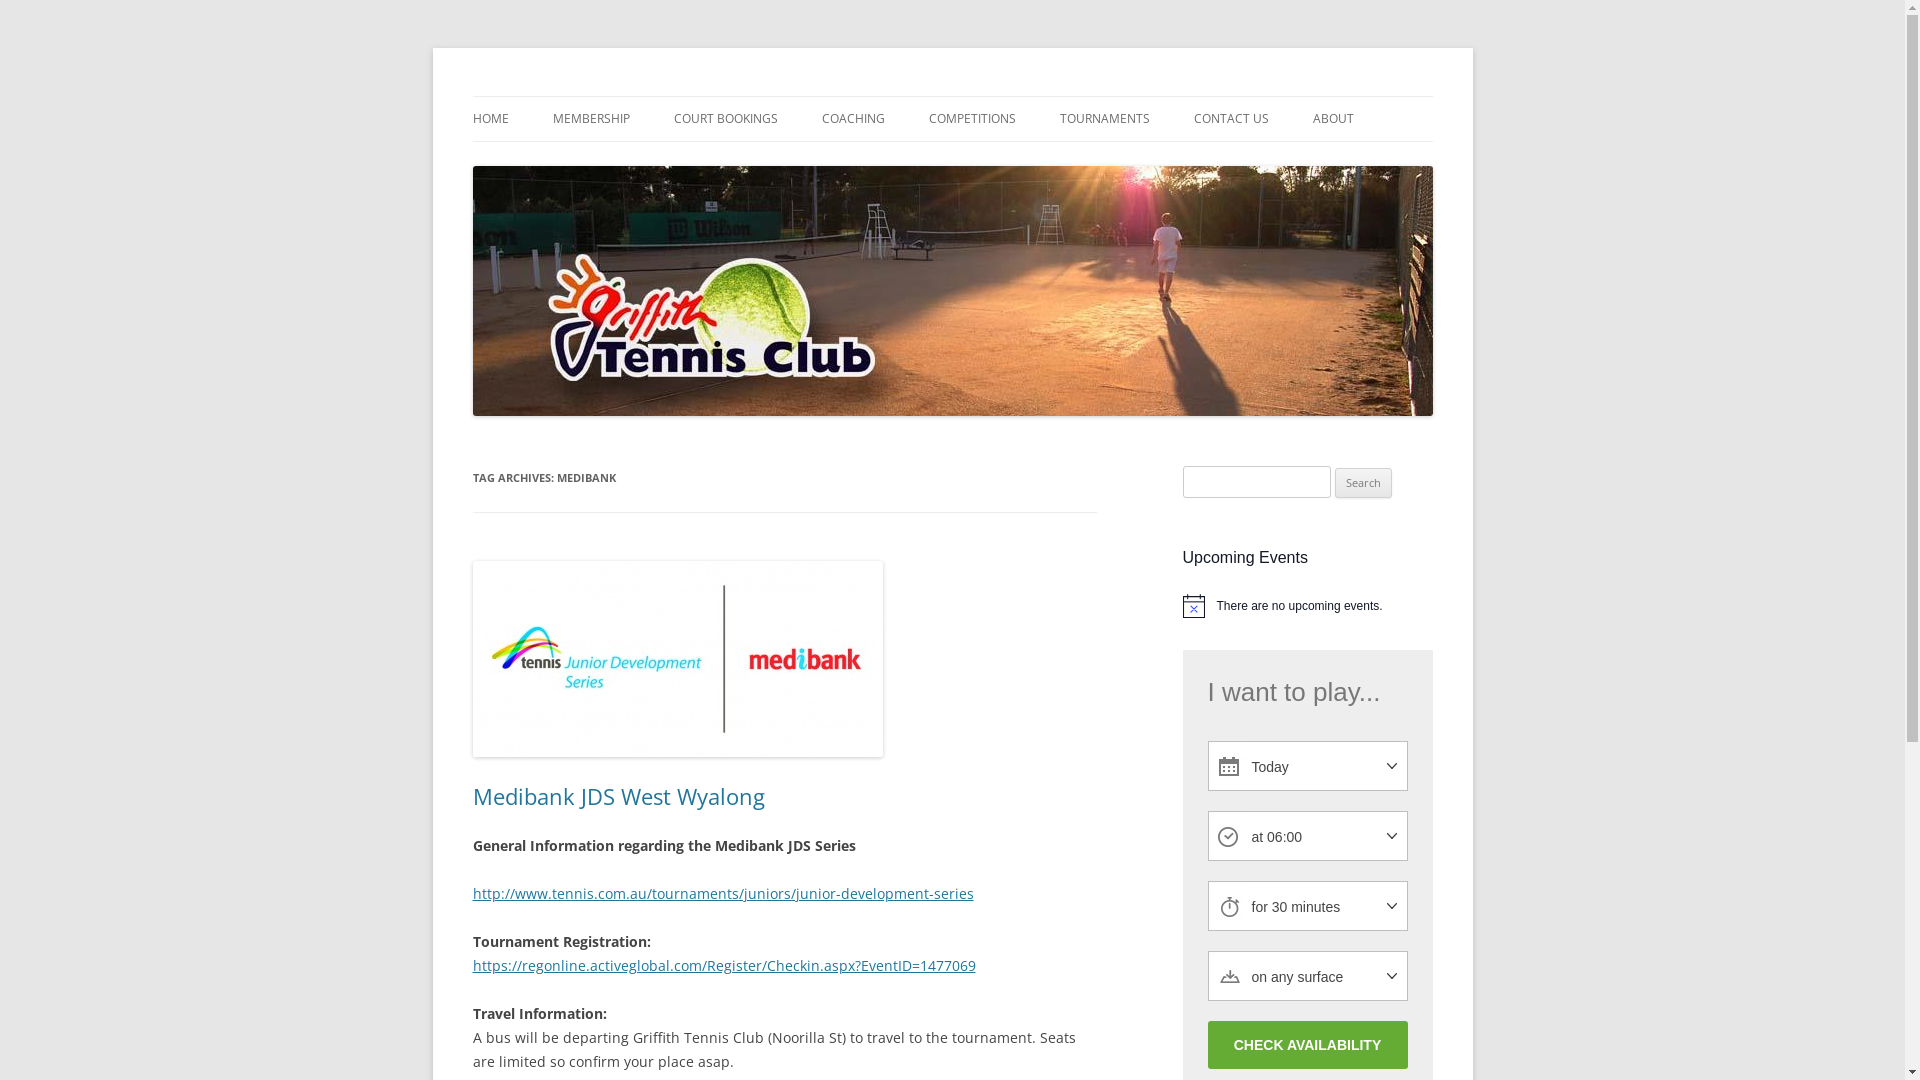 Image resolution: width=1920 pixels, height=1080 pixels. Describe the element at coordinates (489, 119) in the screenshot. I see `'HOME'` at that location.